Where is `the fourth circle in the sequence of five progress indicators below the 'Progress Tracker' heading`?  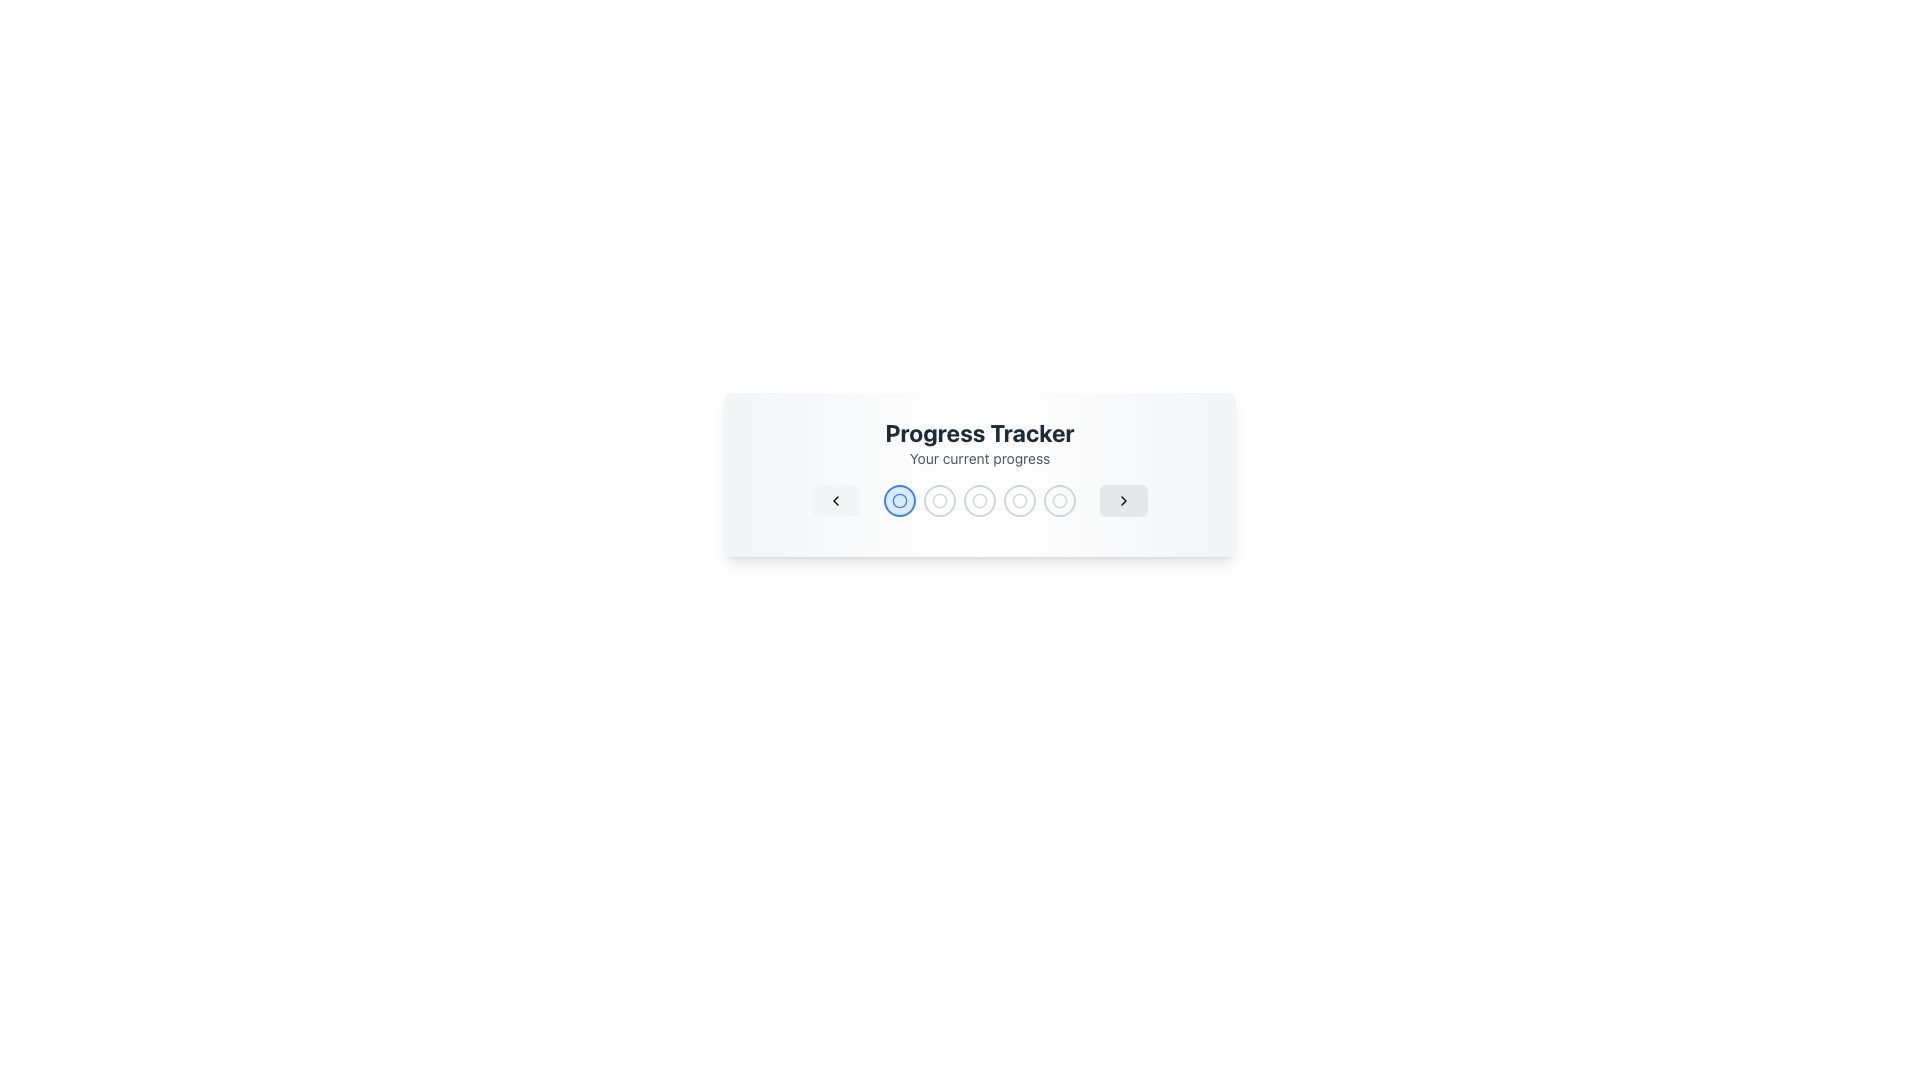 the fourth circle in the sequence of five progress indicators below the 'Progress Tracker' heading is located at coordinates (979, 500).